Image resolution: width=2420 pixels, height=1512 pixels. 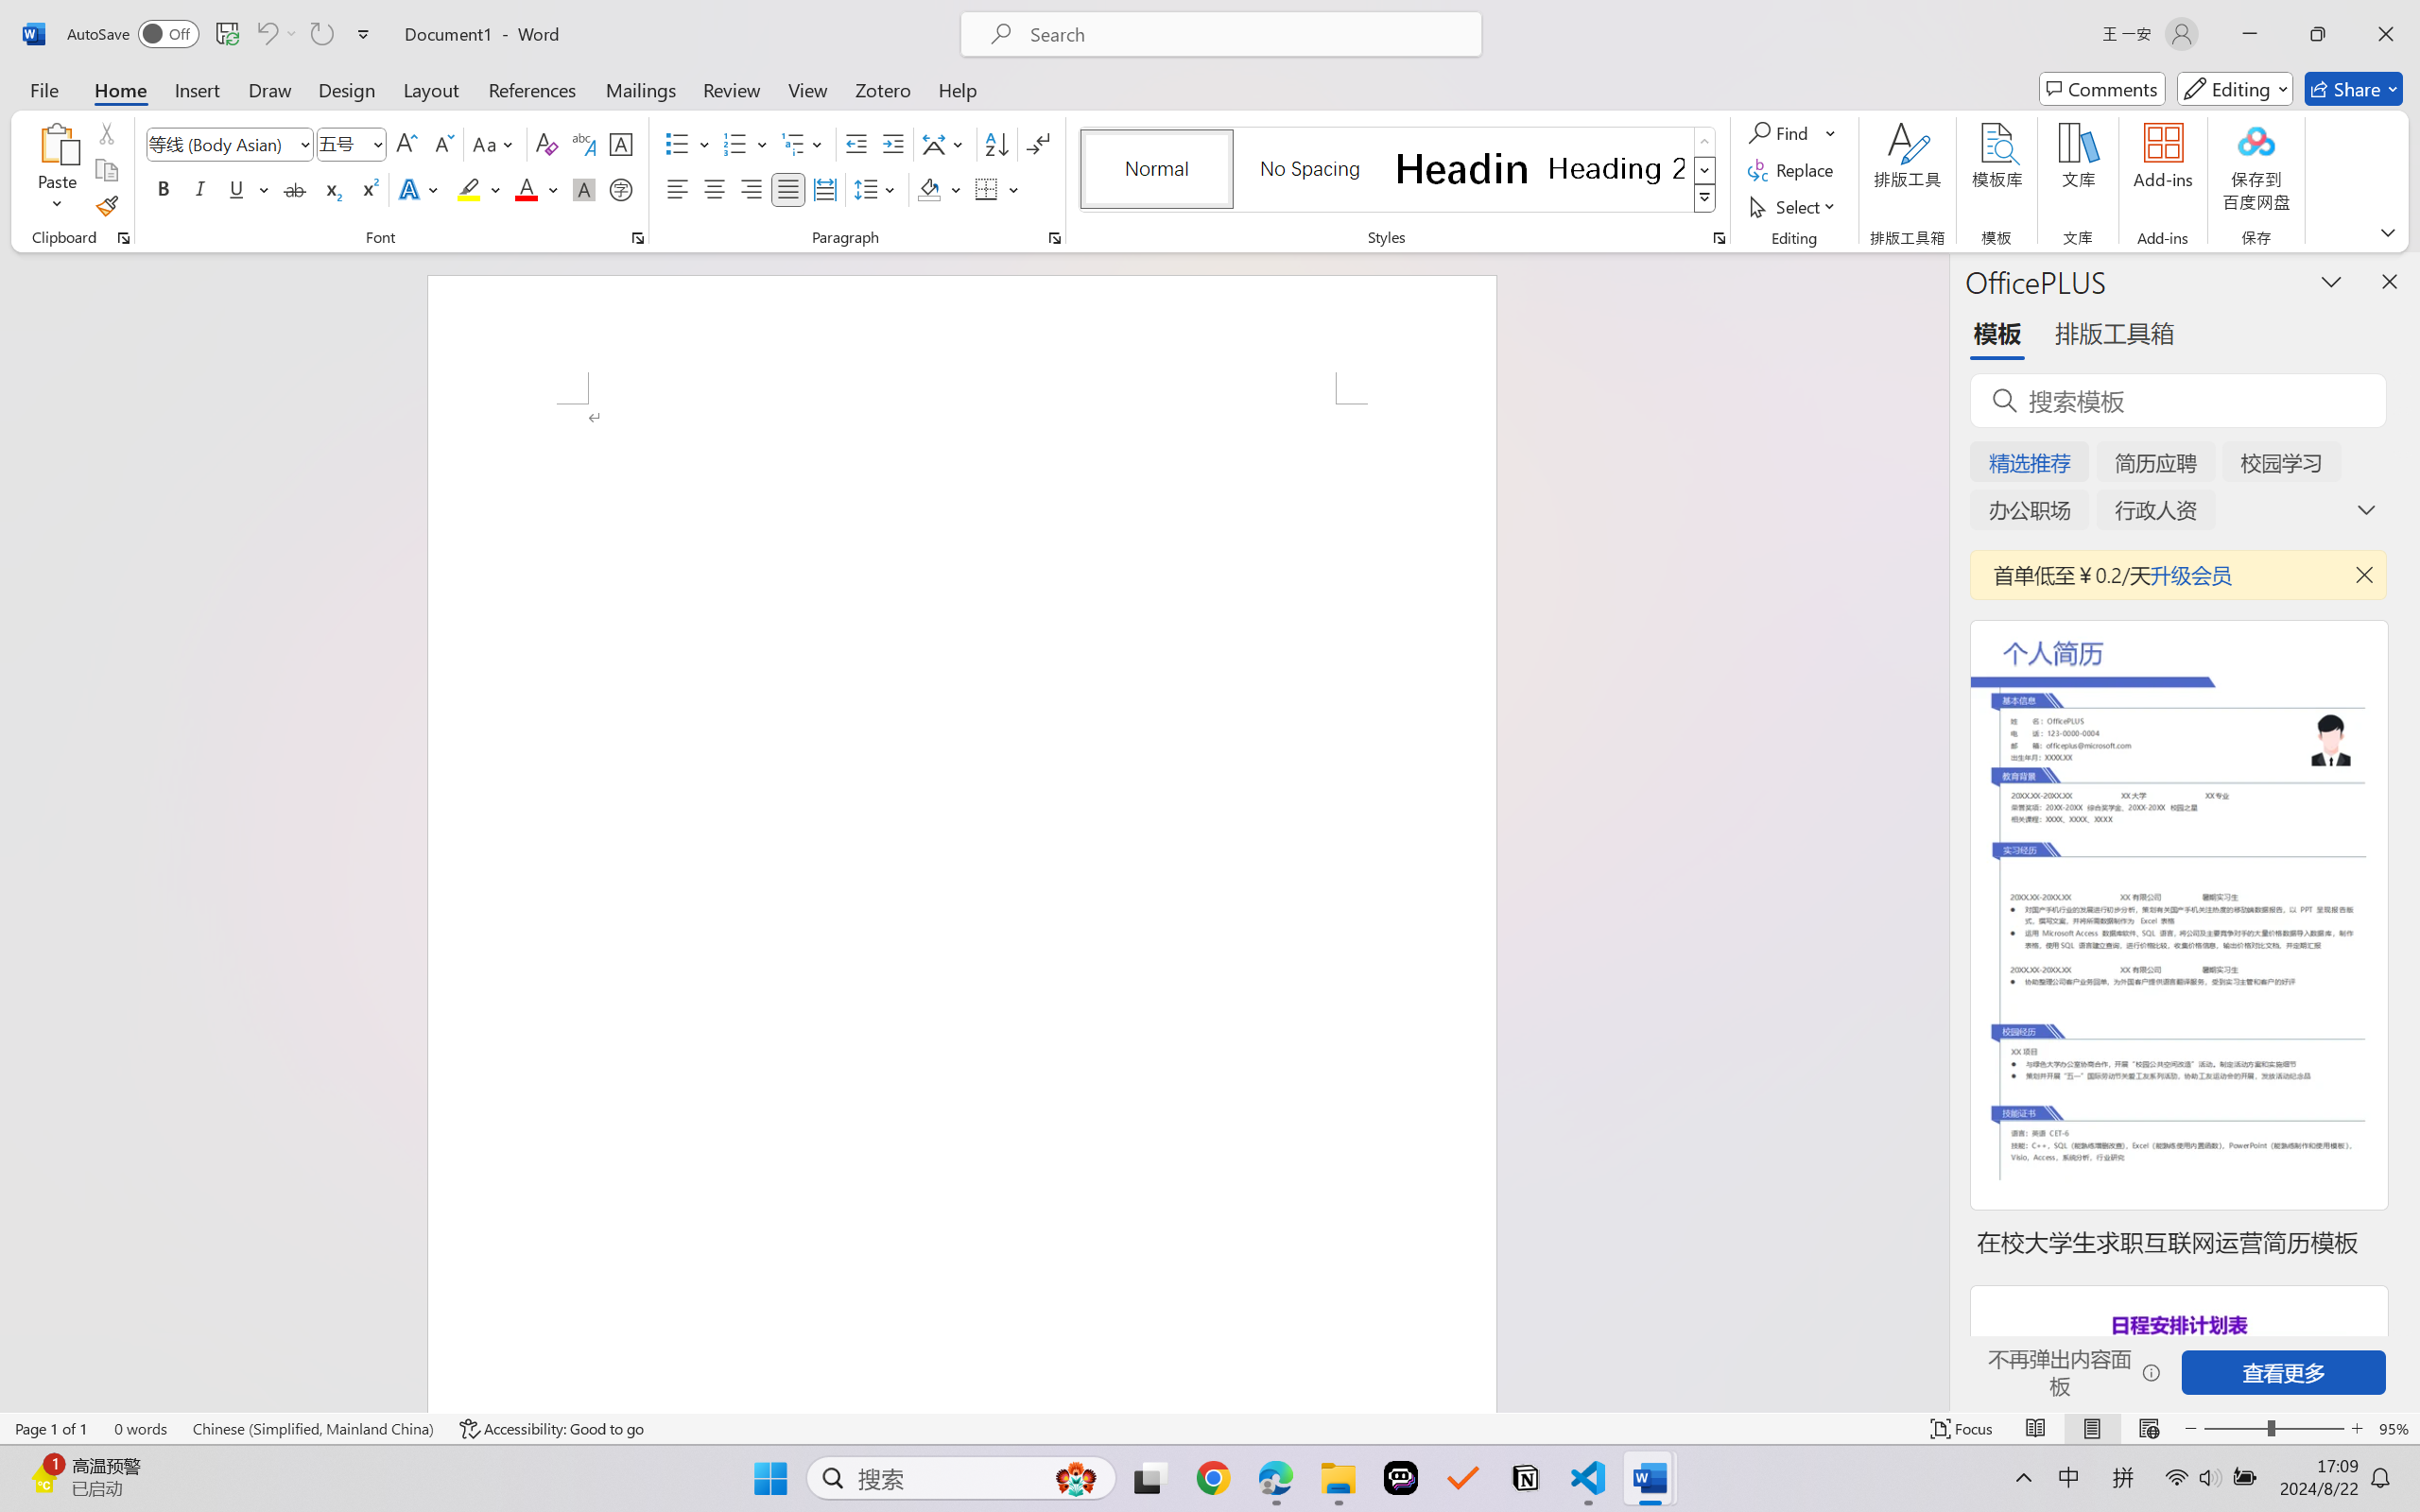 What do you see at coordinates (265, 33) in the screenshot?
I see `'Can'` at bounding box center [265, 33].